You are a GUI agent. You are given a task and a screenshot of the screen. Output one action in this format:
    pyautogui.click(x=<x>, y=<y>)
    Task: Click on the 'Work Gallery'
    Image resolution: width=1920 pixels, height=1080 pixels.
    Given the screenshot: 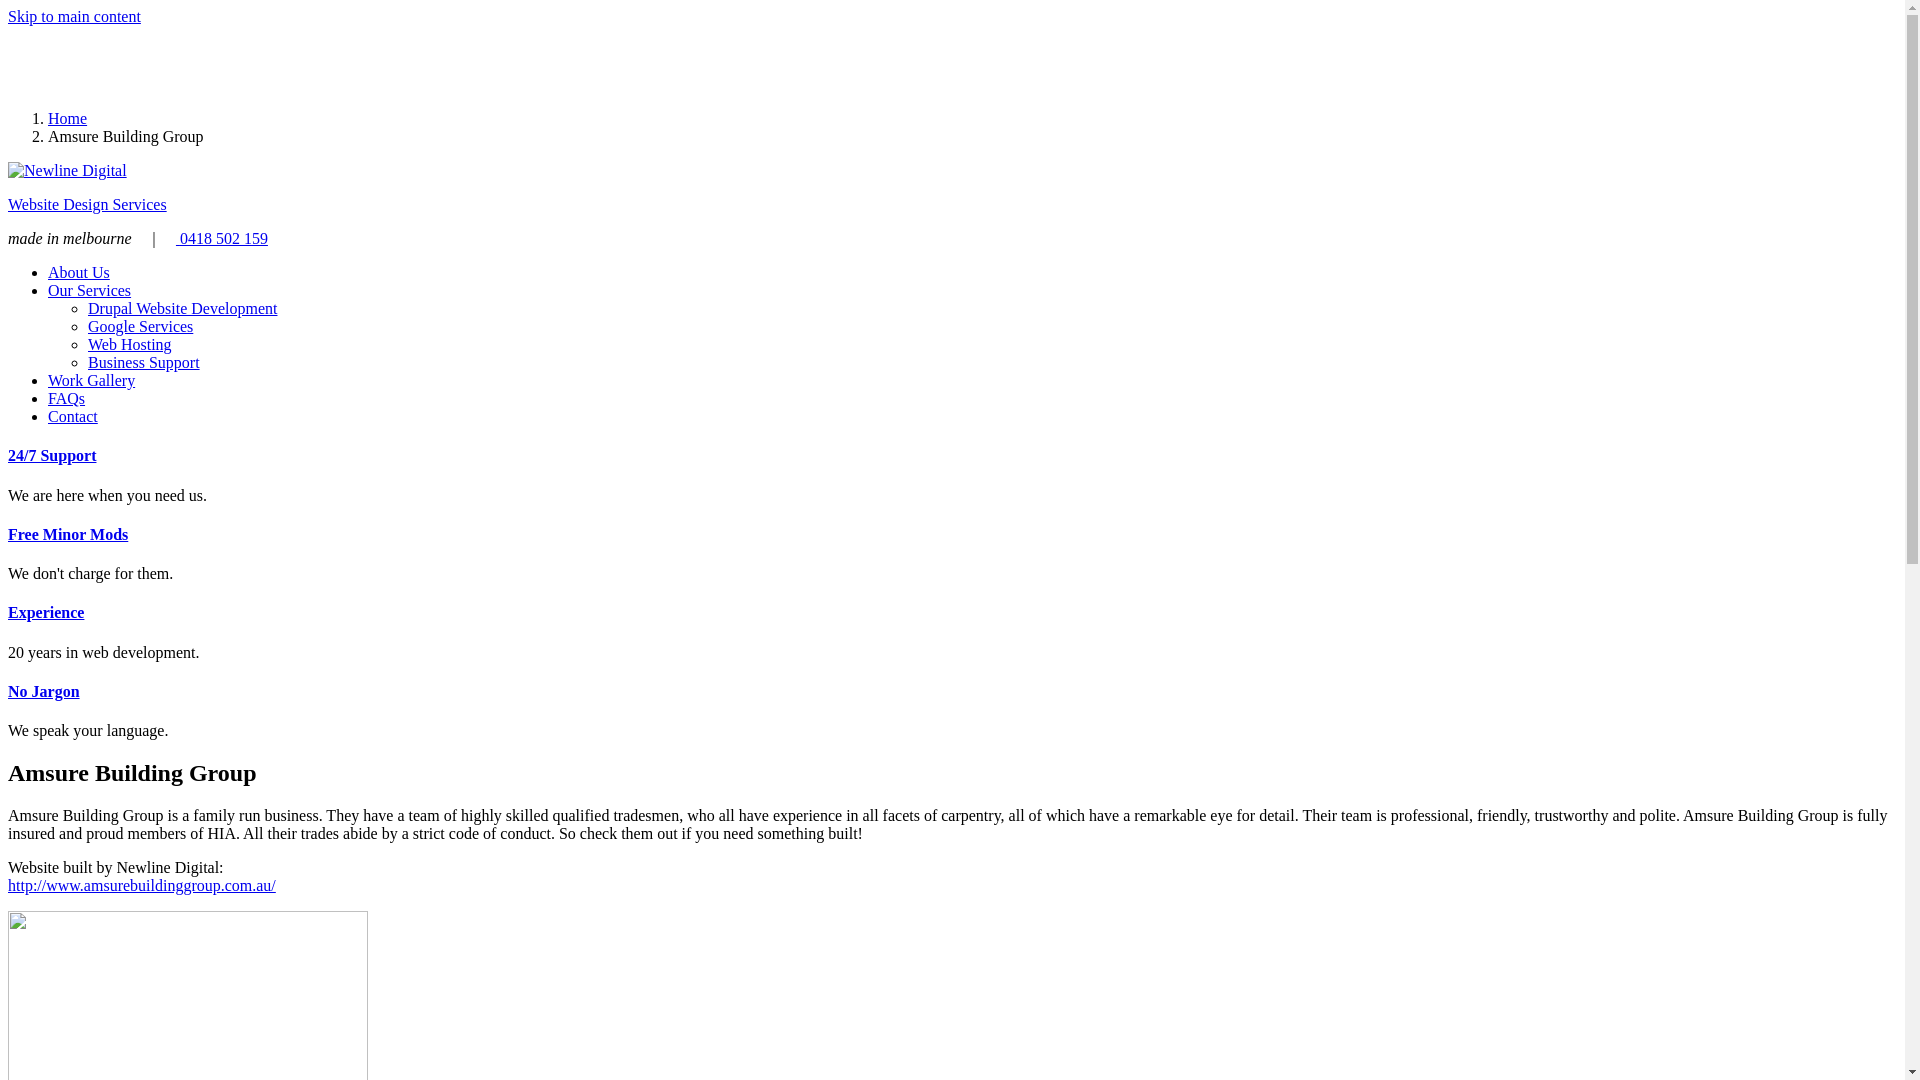 What is the action you would take?
    pyautogui.click(x=48, y=380)
    